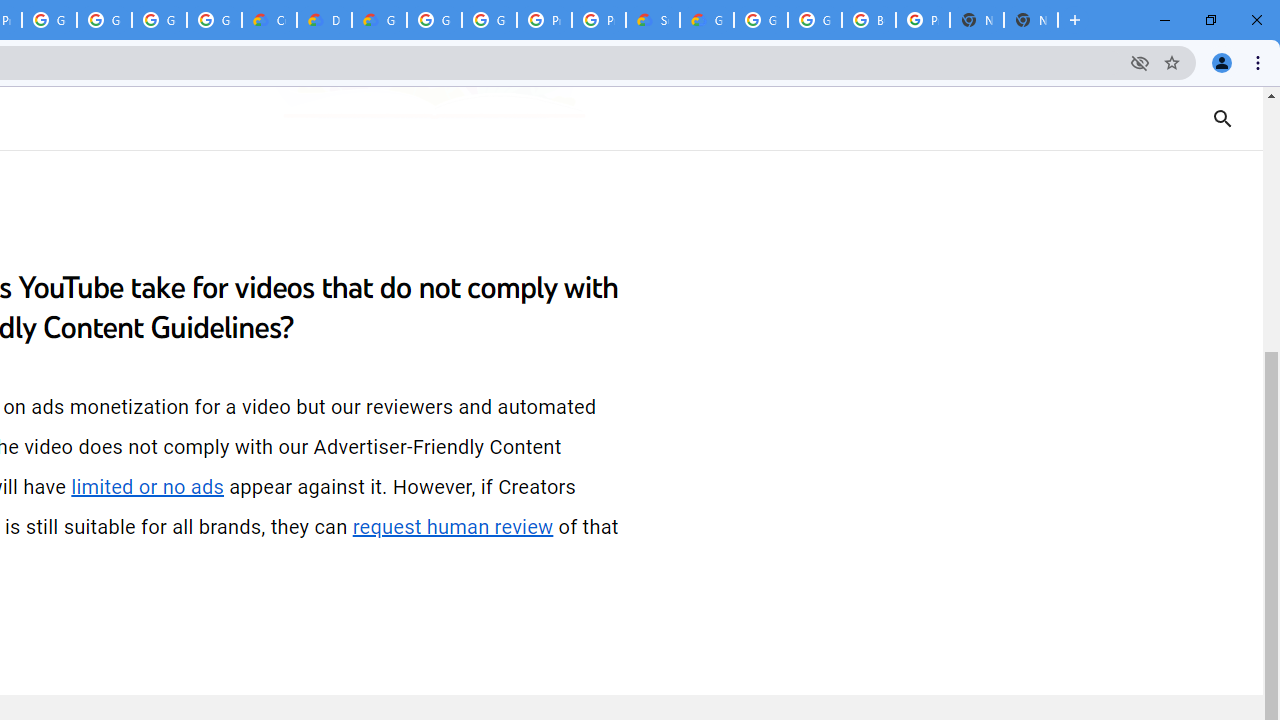  What do you see at coordinates (489, 20) in the screenshot?
I see `'Google Cloud Platform'` at bounding box center [489, 20].